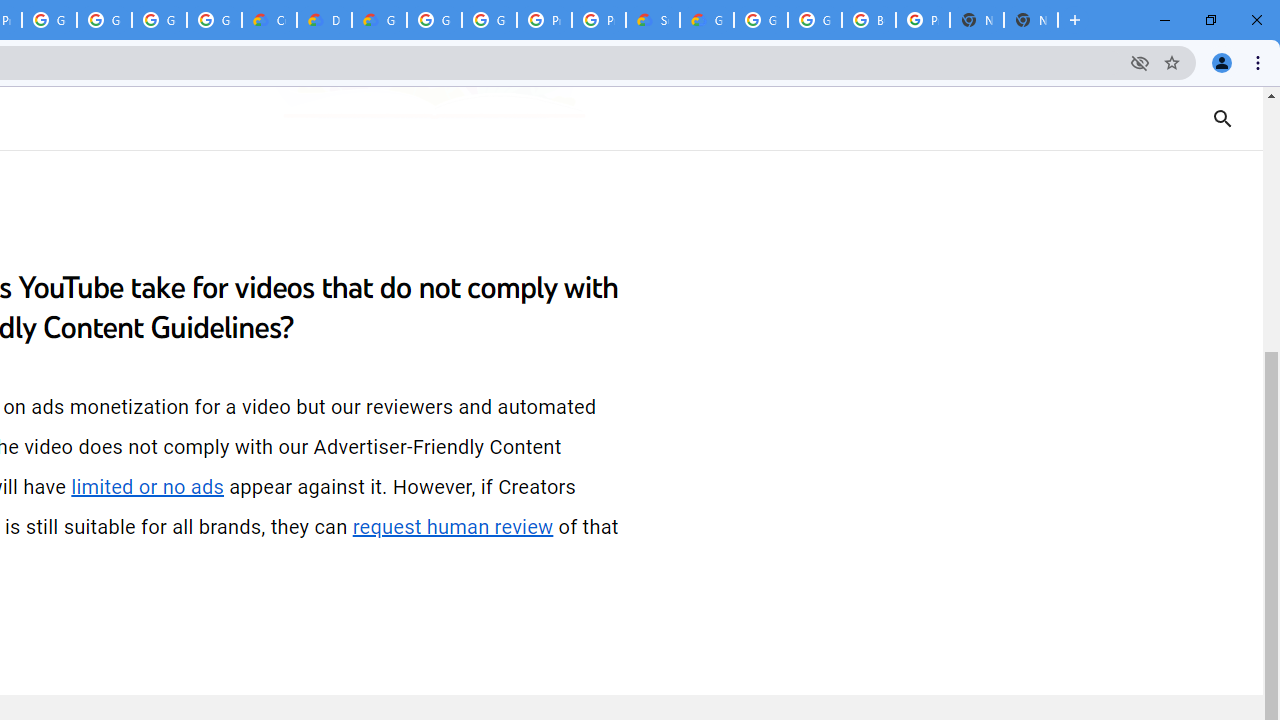  What do you see at coordinates (489, 20) in the screenshot?
I see `'Google Cloud Platform'` at bounding box center [489, 20].